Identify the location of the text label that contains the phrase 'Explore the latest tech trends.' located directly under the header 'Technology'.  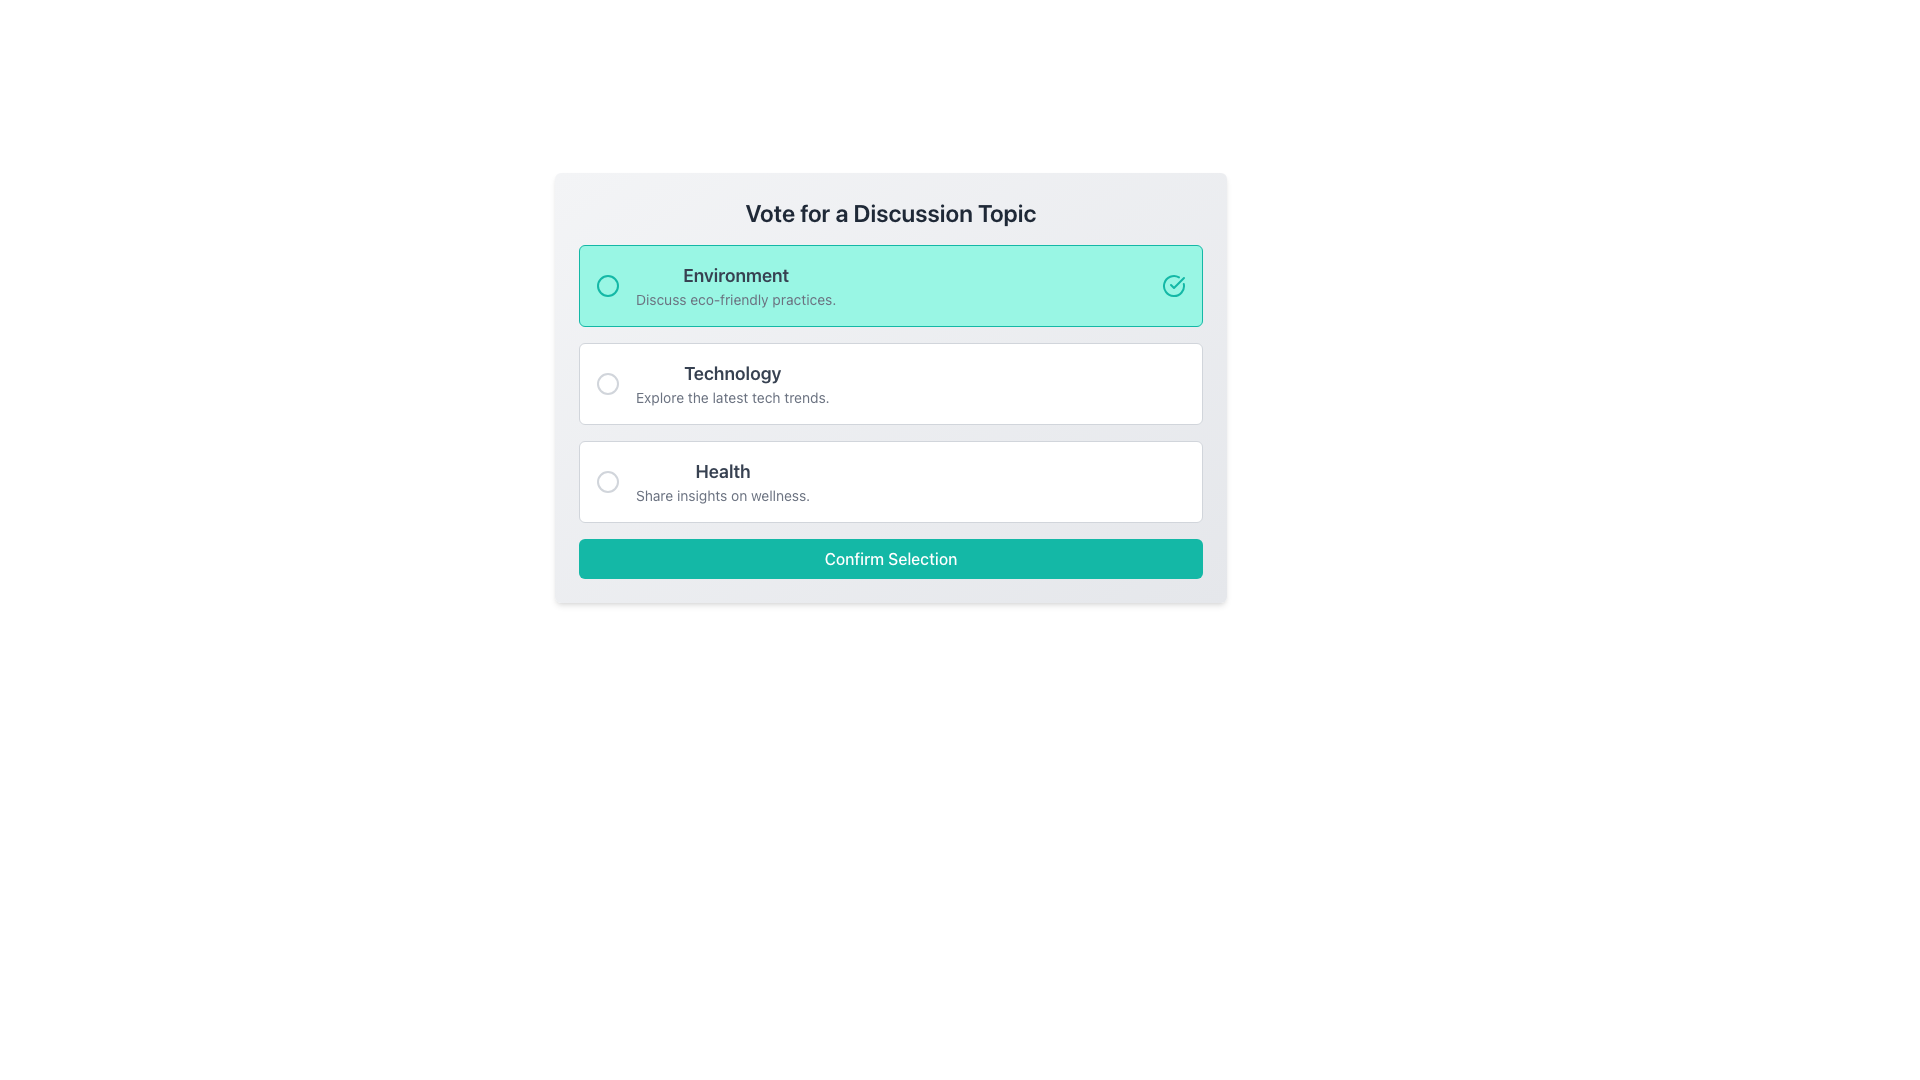
(731, 397).